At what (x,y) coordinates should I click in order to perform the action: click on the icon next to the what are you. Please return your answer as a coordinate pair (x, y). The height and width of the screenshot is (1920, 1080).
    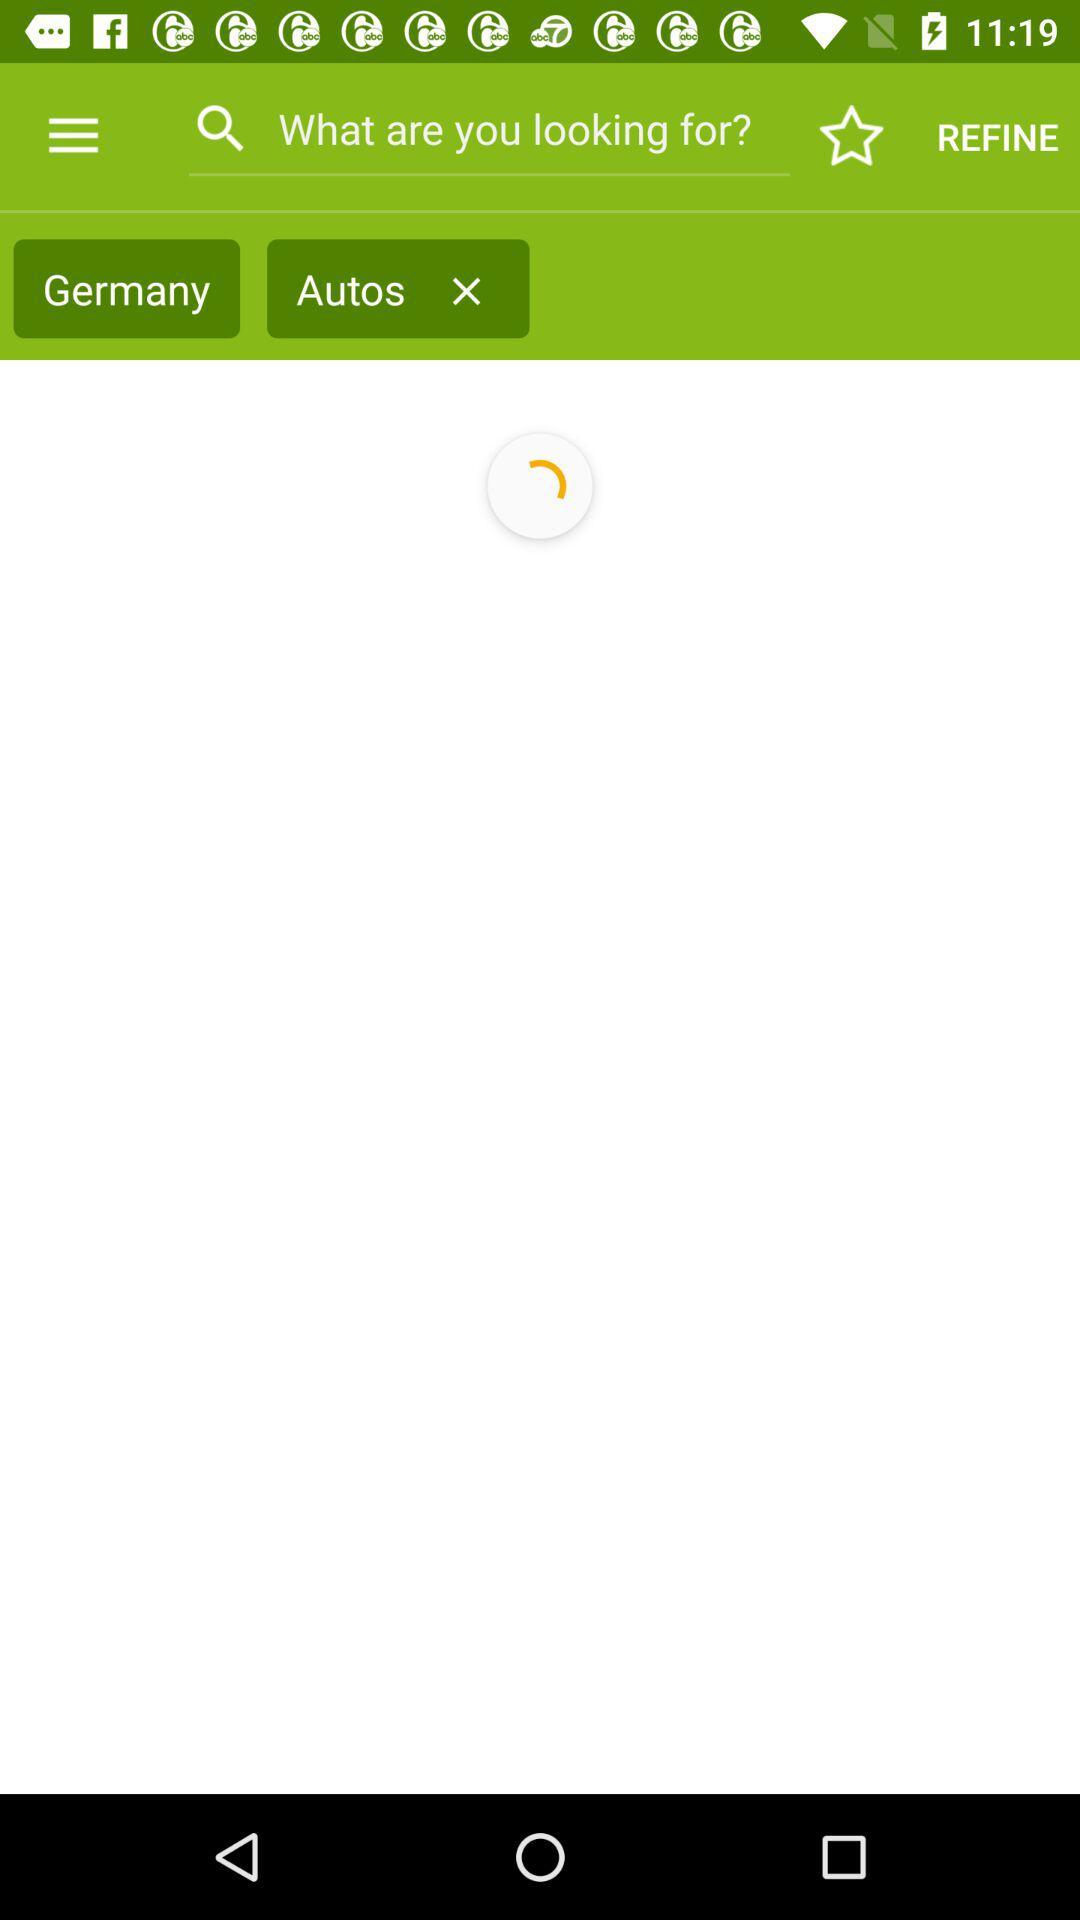
    Looking at the image, I should click on (852, 135).